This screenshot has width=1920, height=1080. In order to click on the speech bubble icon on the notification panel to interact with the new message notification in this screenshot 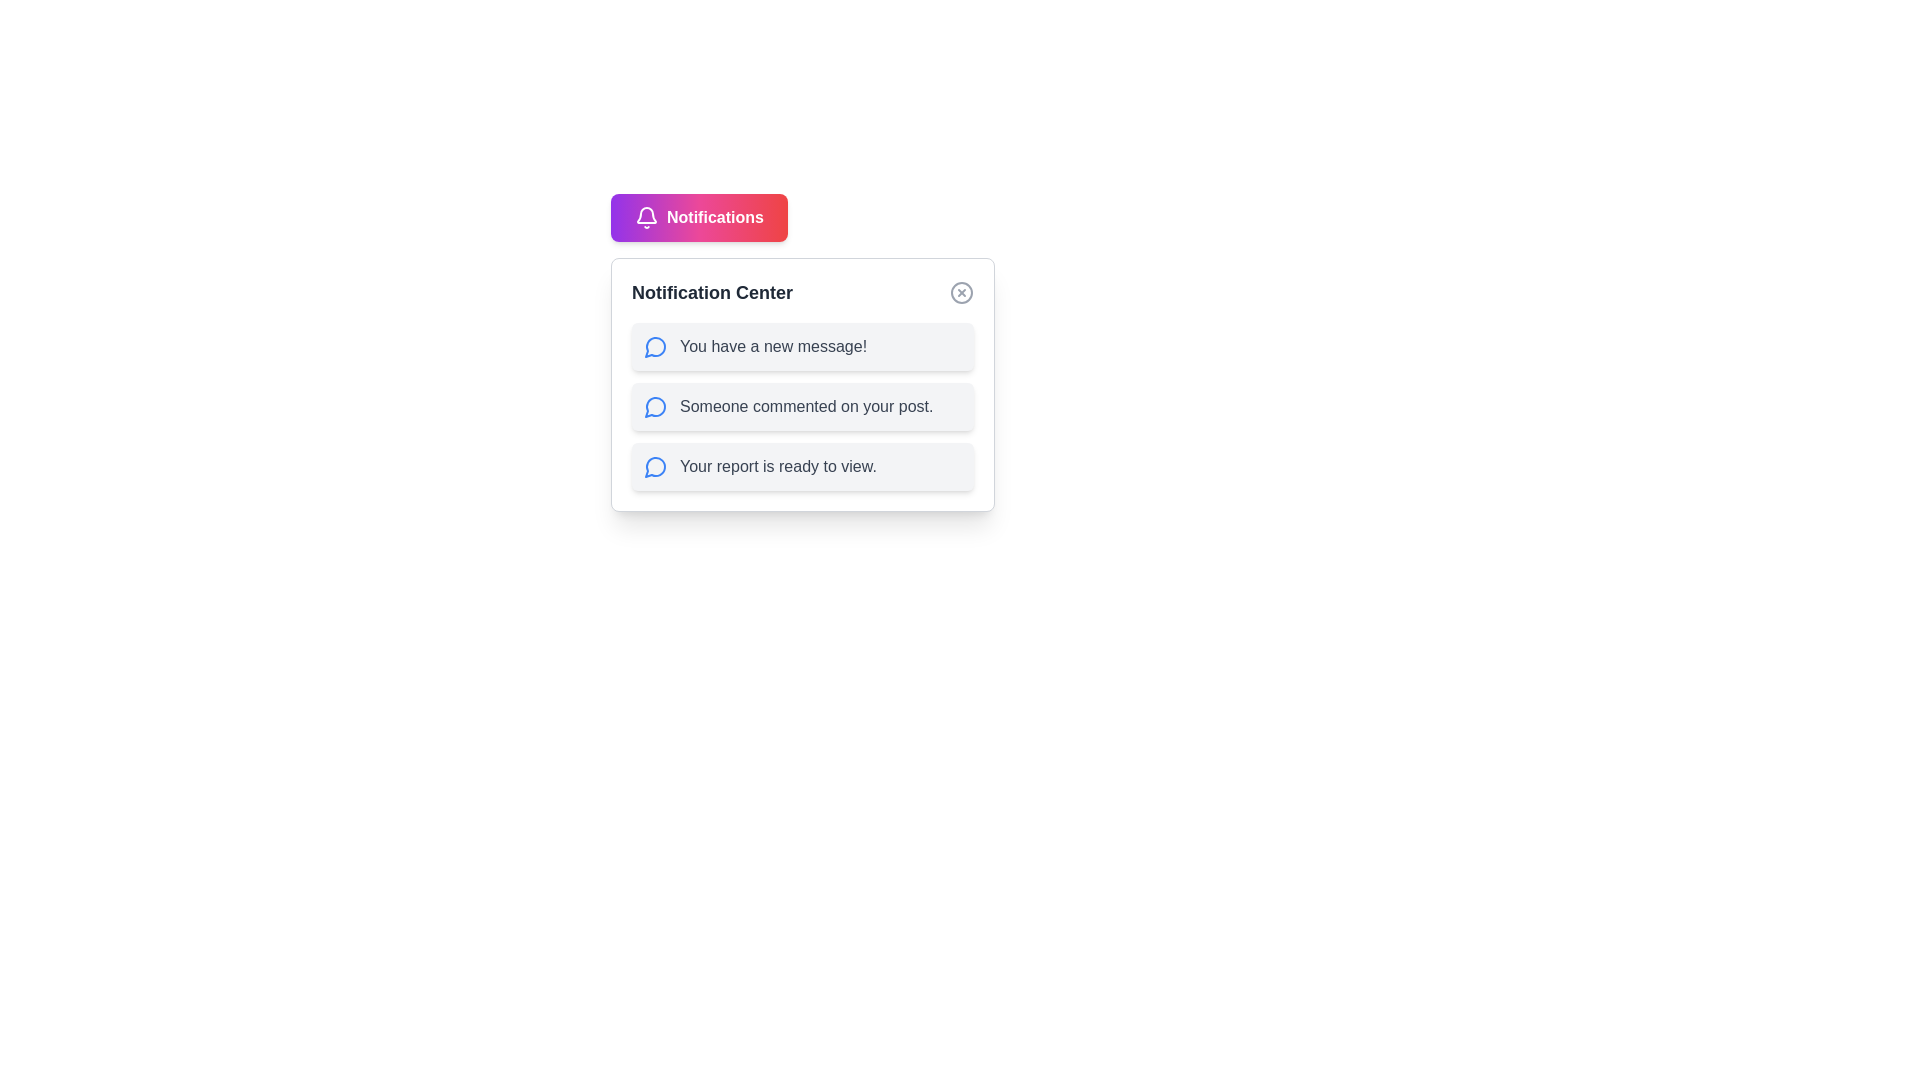, I will do `click(655, 346)`.